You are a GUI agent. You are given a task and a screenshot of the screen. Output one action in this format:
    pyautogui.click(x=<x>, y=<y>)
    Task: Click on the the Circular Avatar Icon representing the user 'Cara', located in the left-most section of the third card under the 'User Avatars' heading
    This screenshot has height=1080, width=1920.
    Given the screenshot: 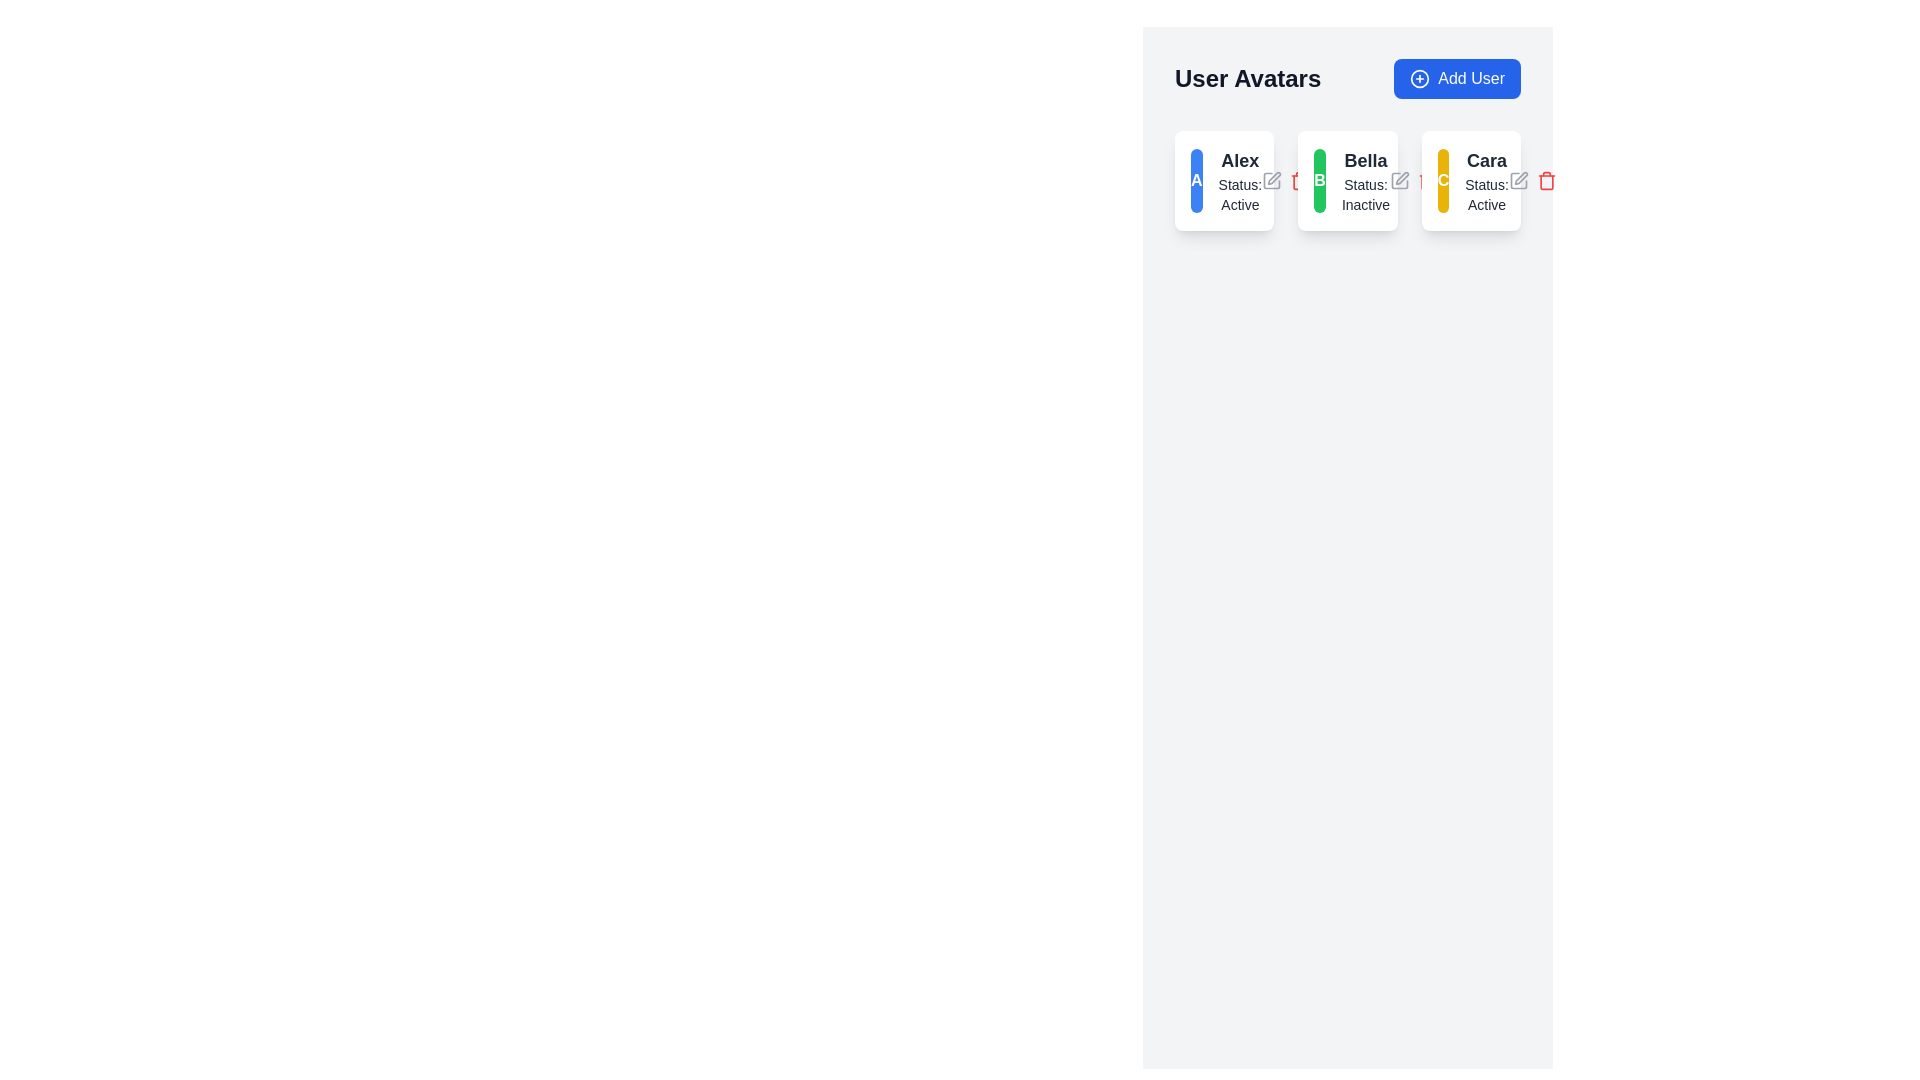 What is the action you would take?
    pyautogui.click(x=1443, y=181)
    